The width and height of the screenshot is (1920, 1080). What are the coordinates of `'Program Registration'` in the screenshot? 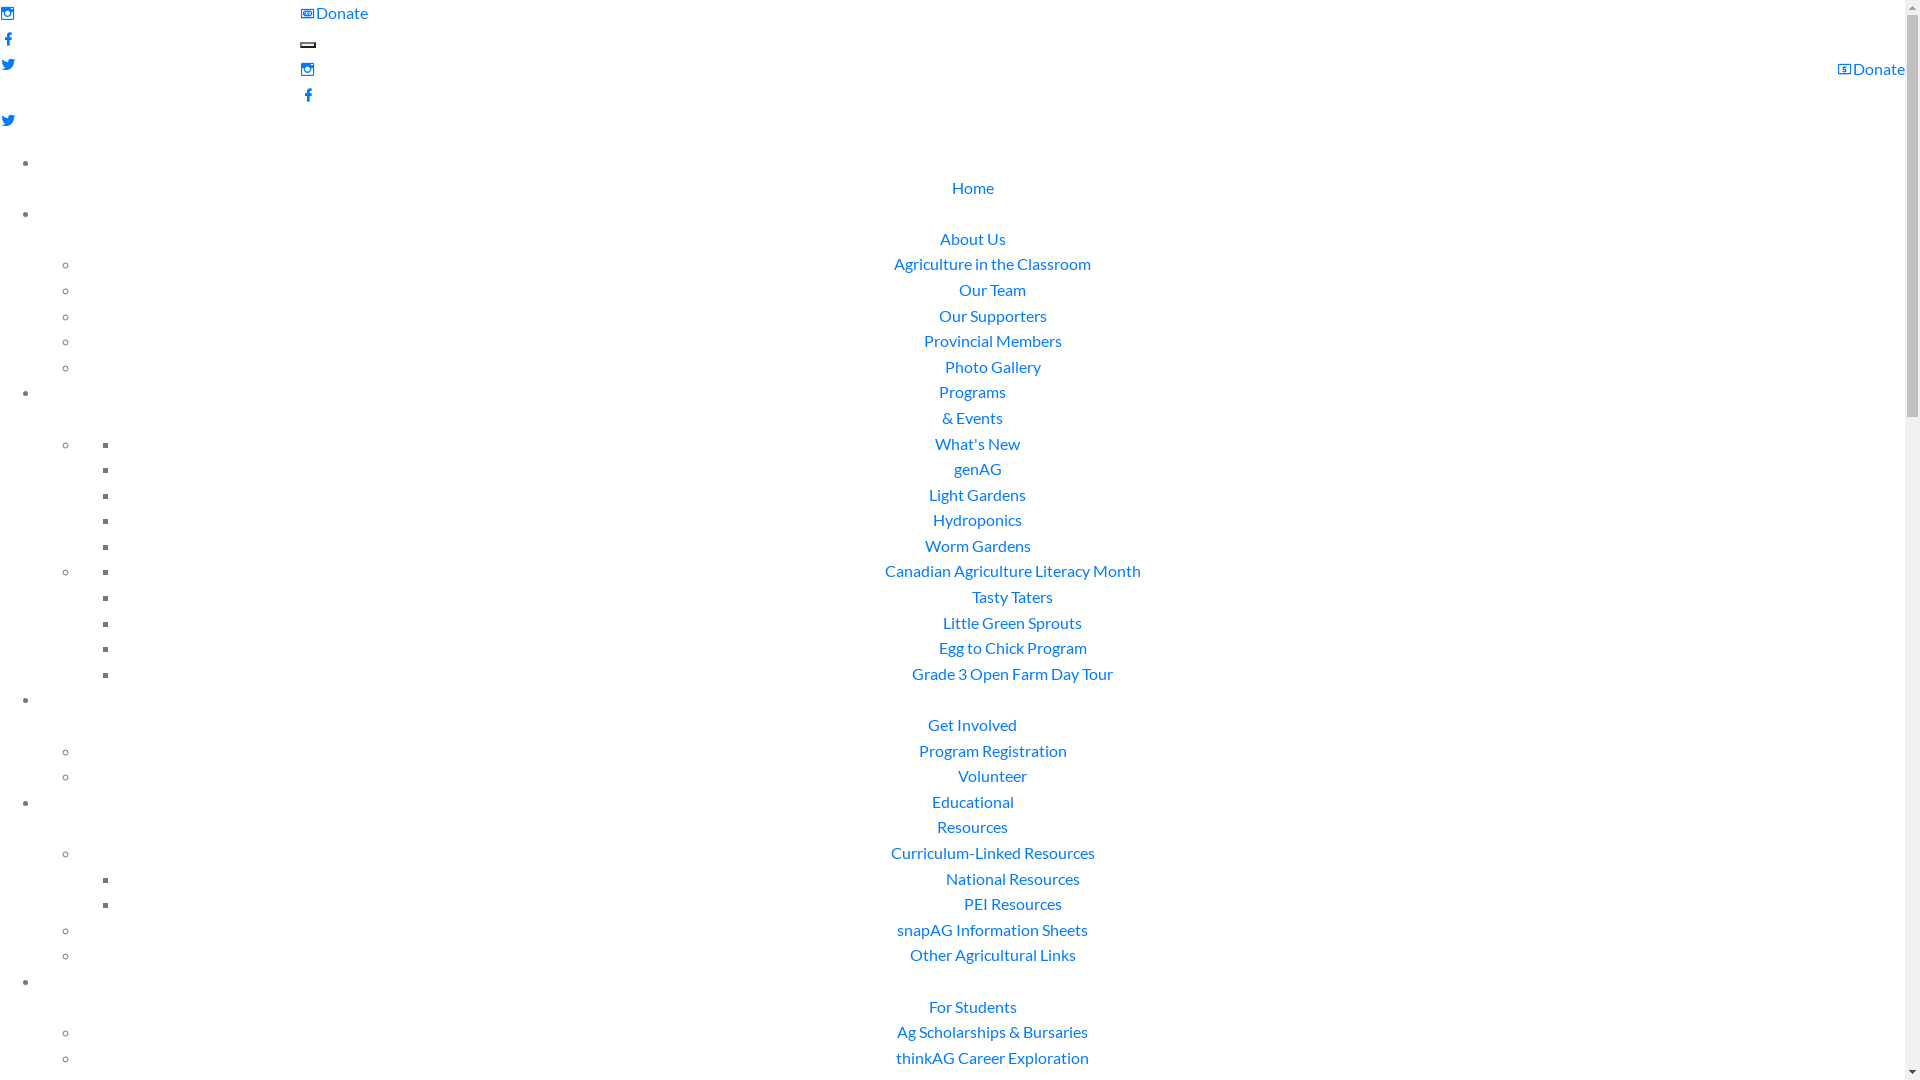 It's located at (992, 750).